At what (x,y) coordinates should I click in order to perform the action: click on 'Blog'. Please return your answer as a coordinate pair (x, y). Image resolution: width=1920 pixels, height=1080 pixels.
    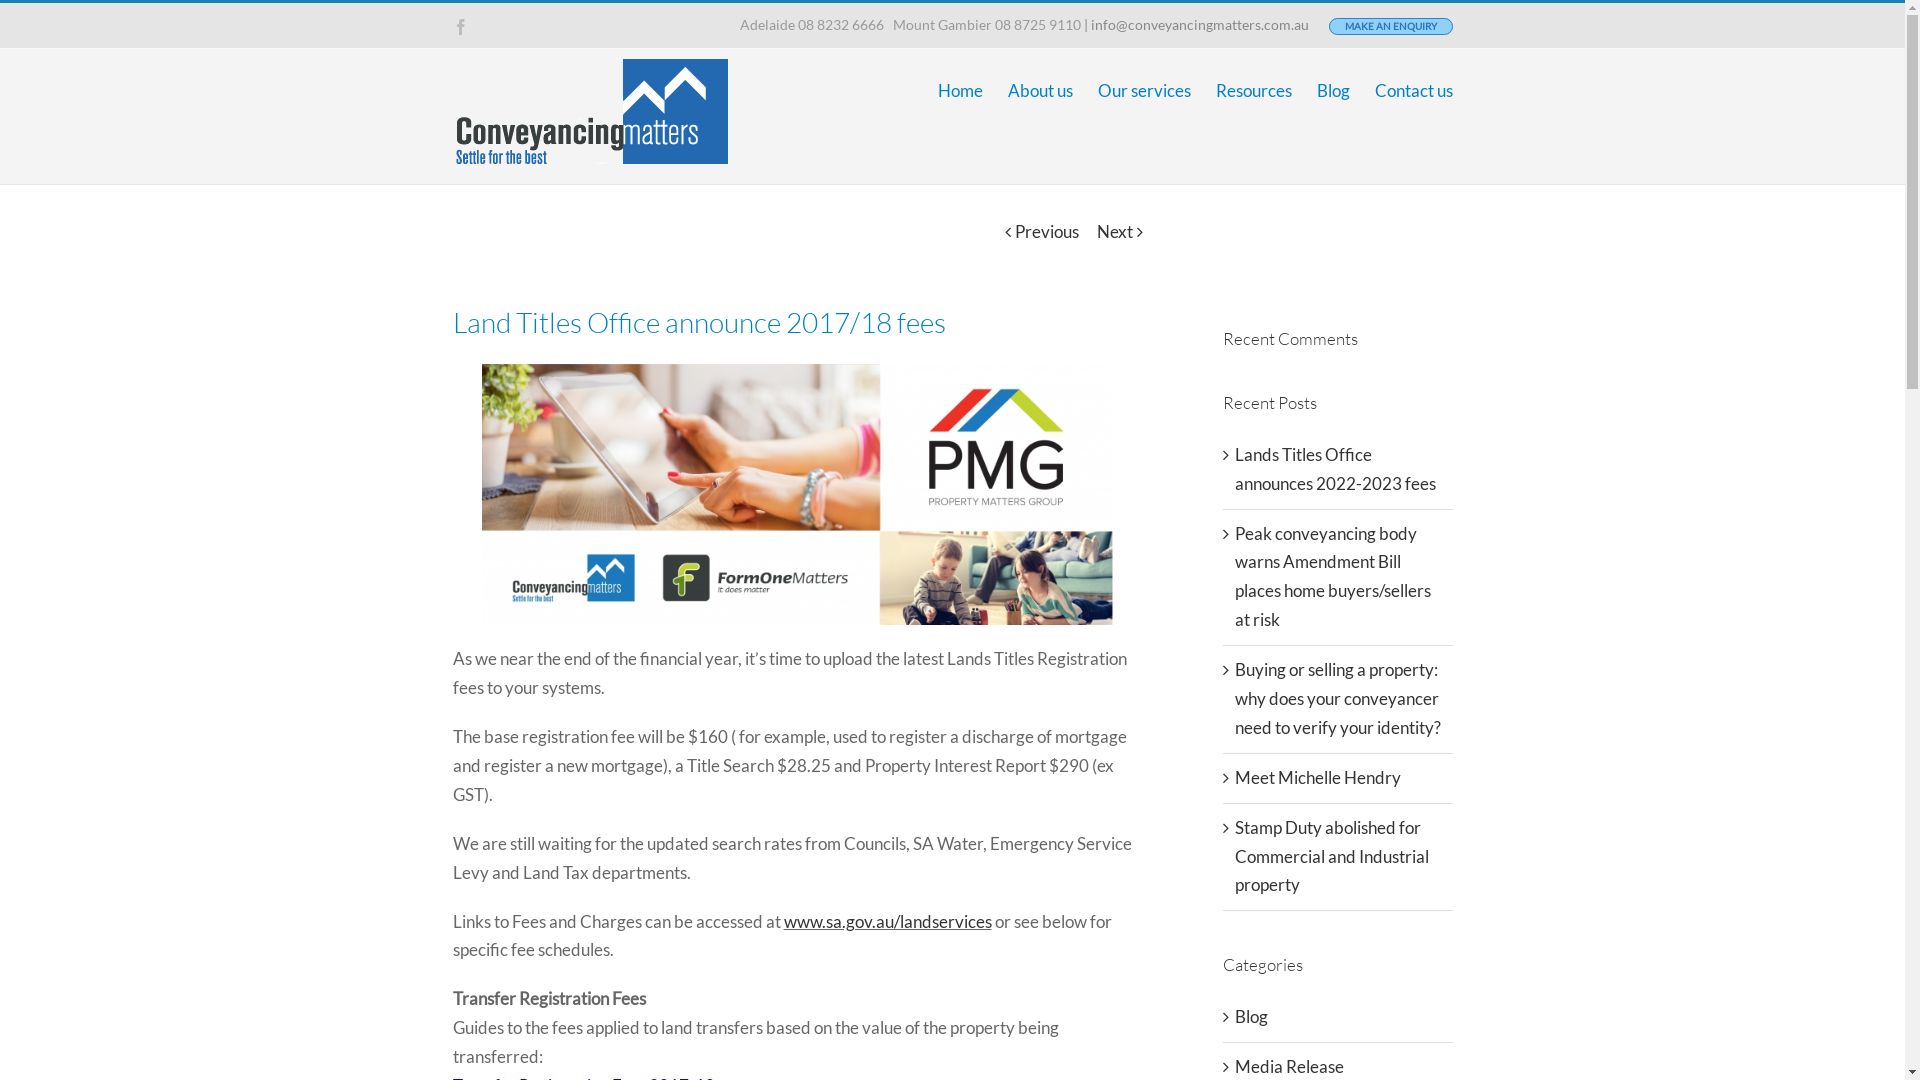
    Looking at the image, I should click on (1332, 90).